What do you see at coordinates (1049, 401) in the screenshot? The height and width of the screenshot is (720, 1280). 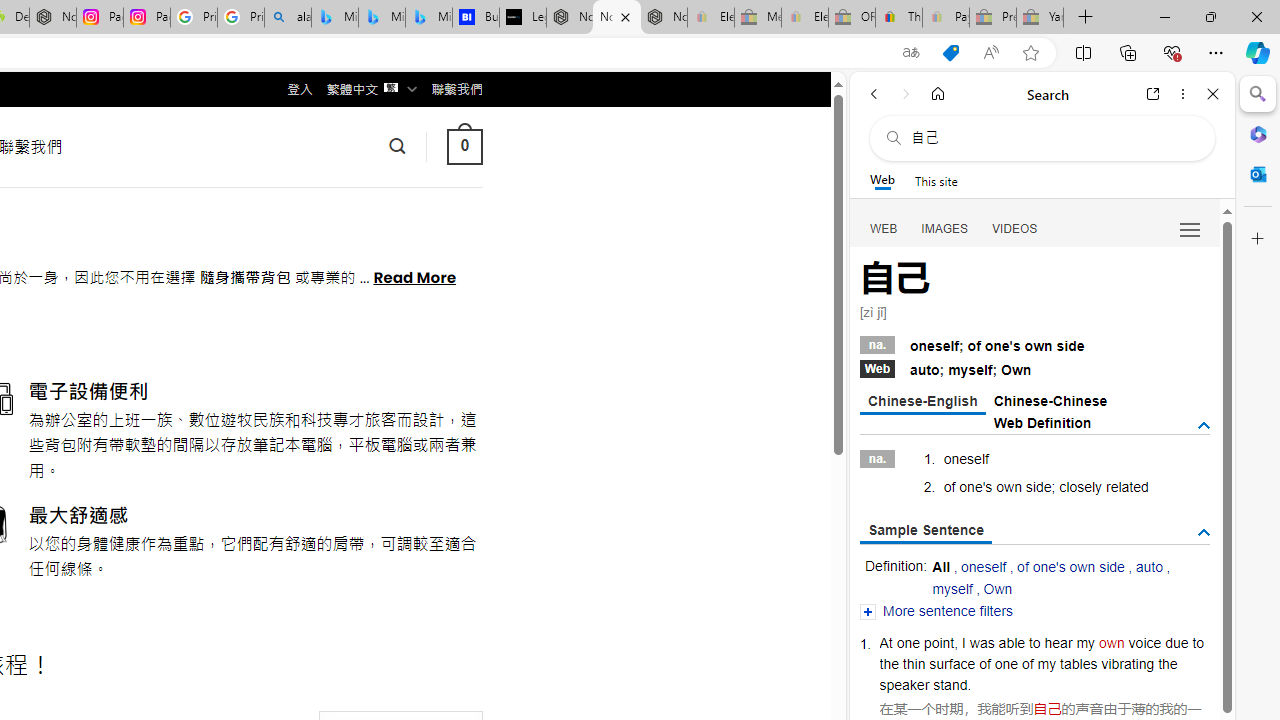 I see `'Chinese-Chinese'` at bounding box center [1049, 401].